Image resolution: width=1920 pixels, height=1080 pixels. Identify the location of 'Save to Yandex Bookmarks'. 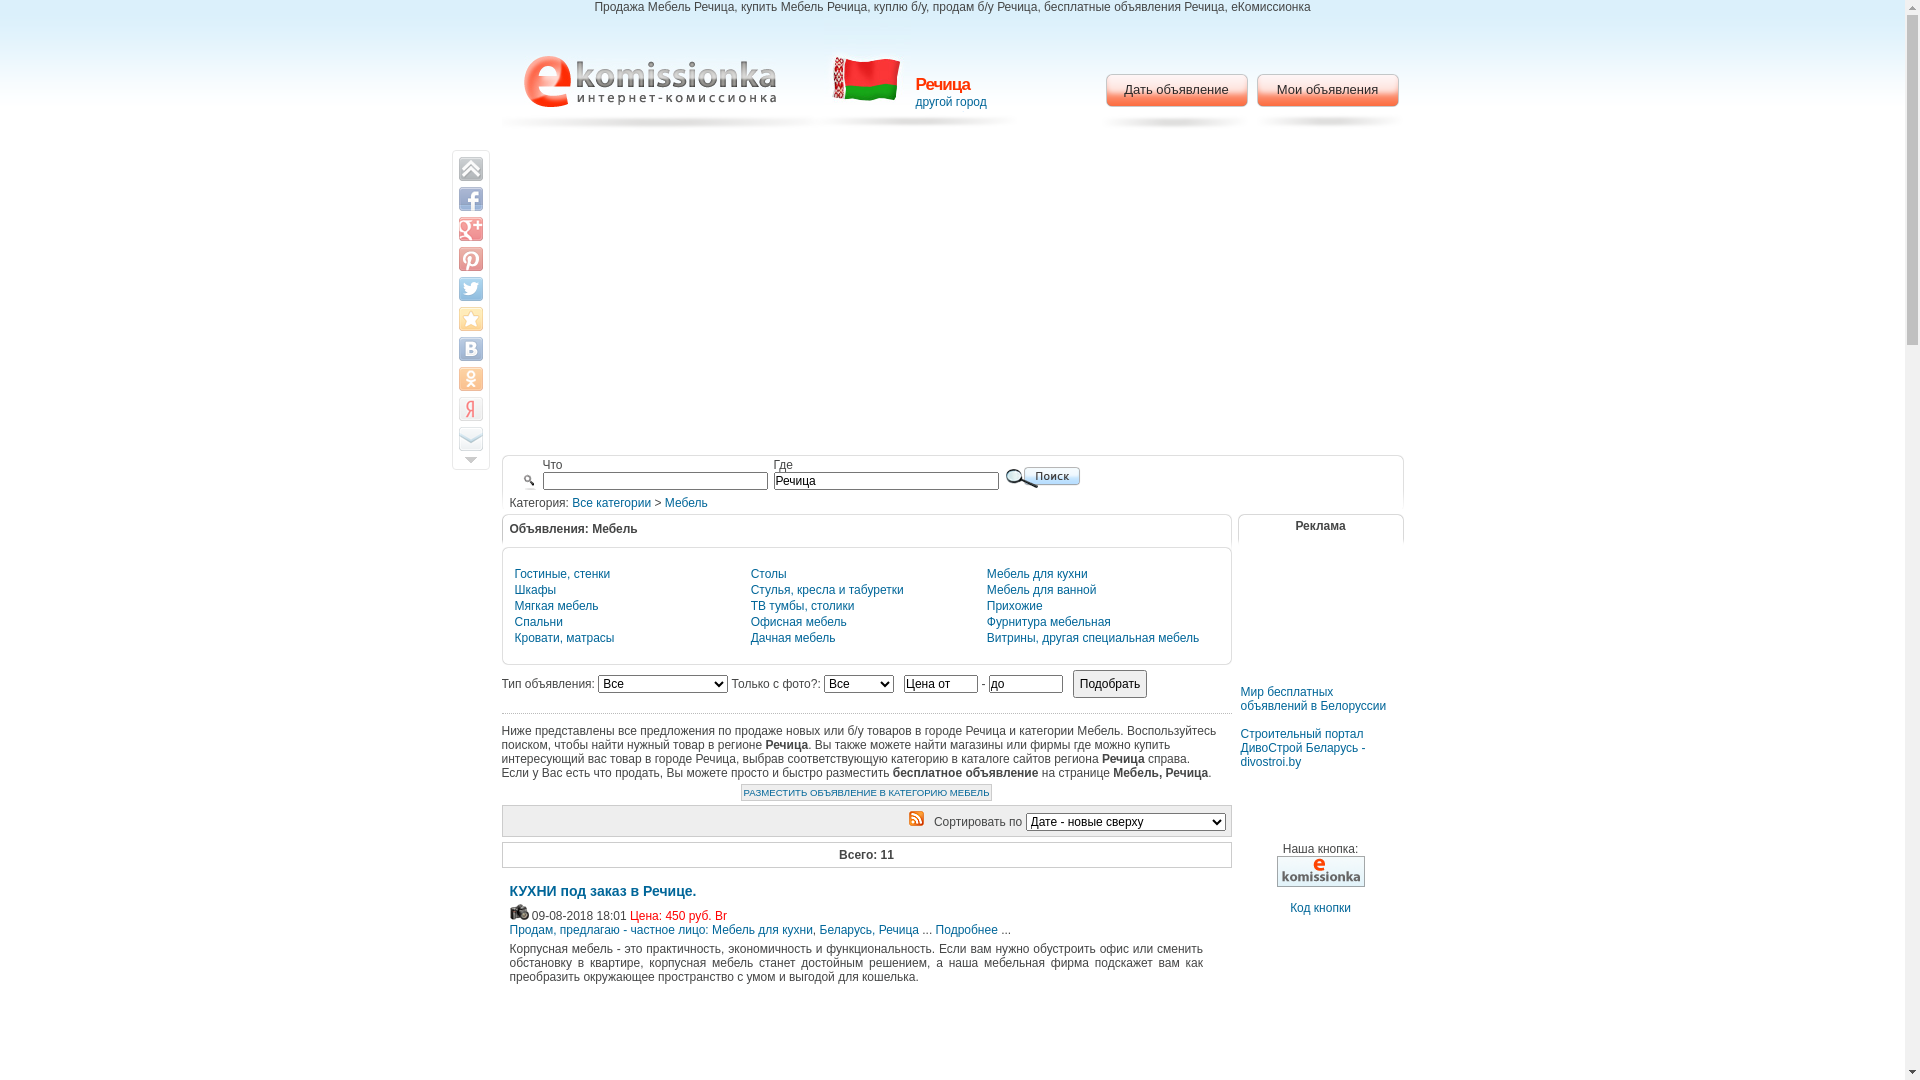
(469, 407).